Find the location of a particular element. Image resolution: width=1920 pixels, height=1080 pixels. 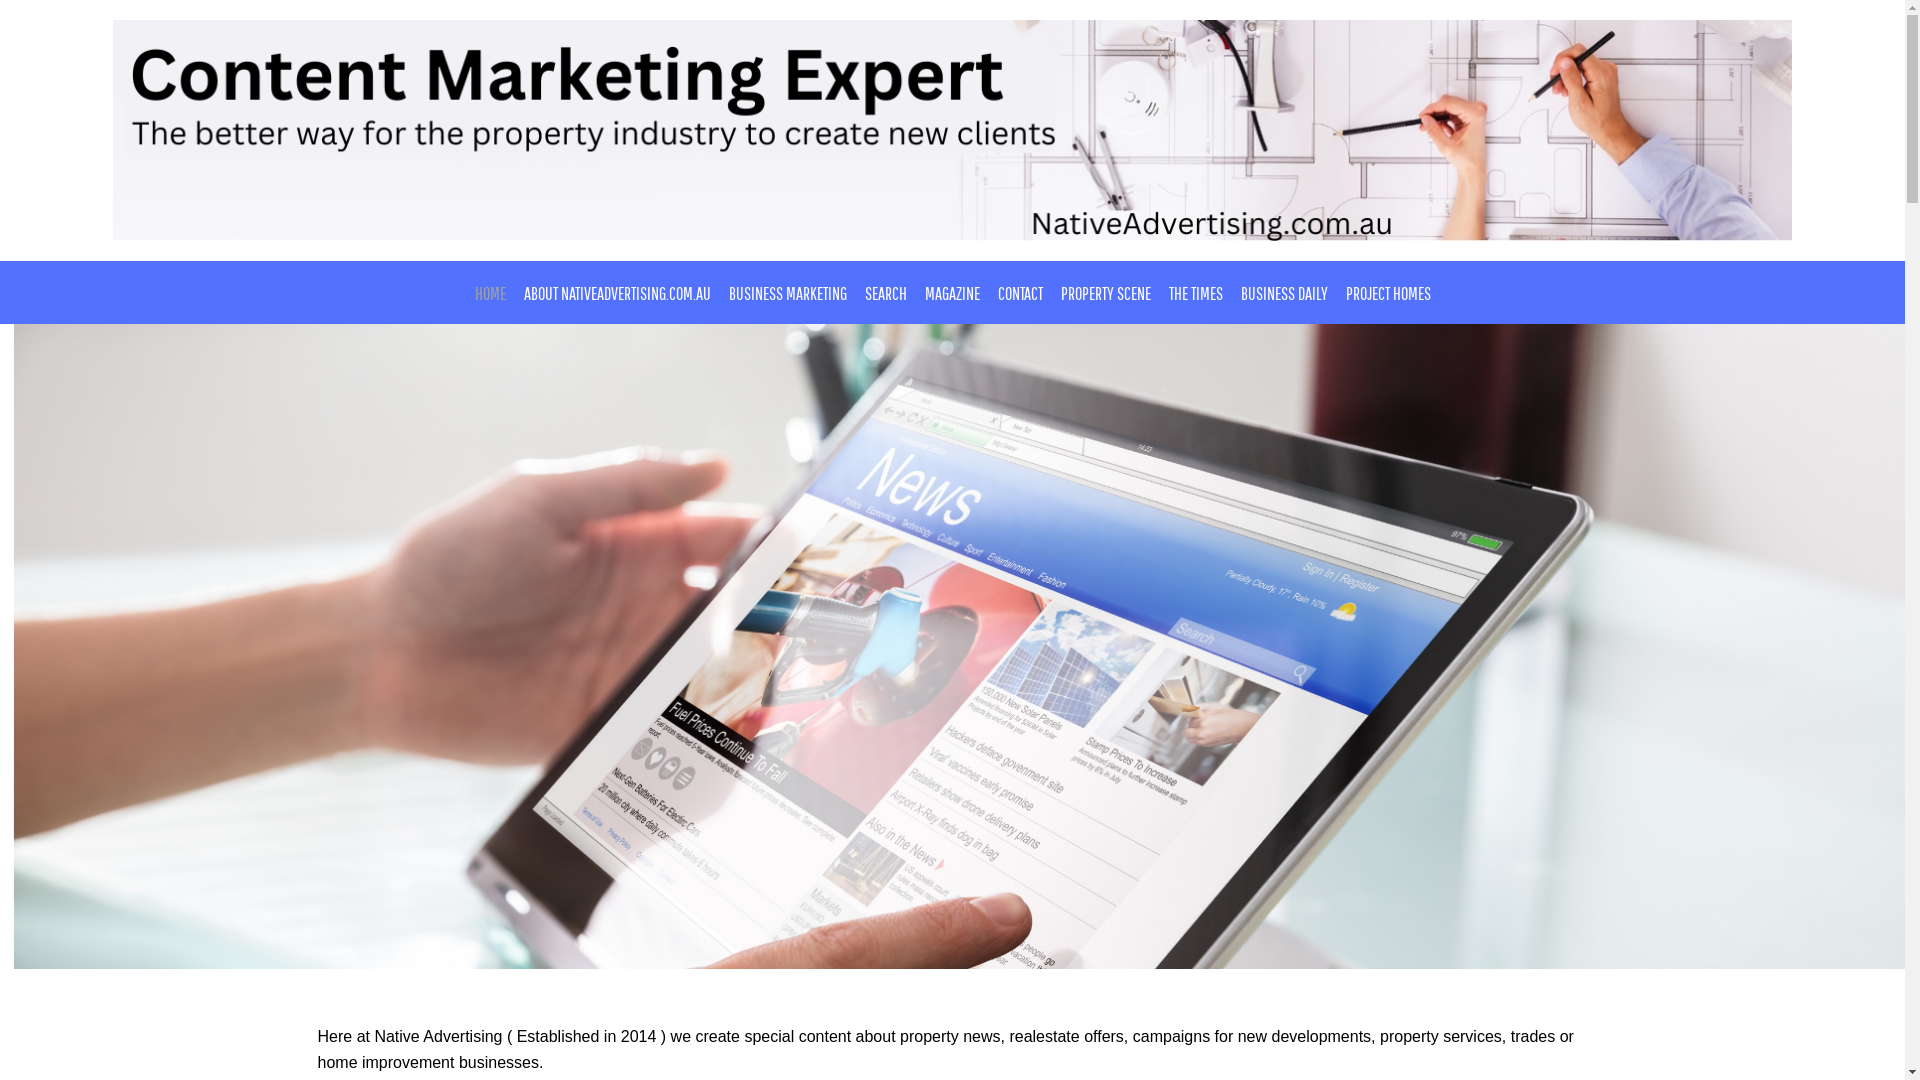

'HOME' is located at coordinates (464, 293).